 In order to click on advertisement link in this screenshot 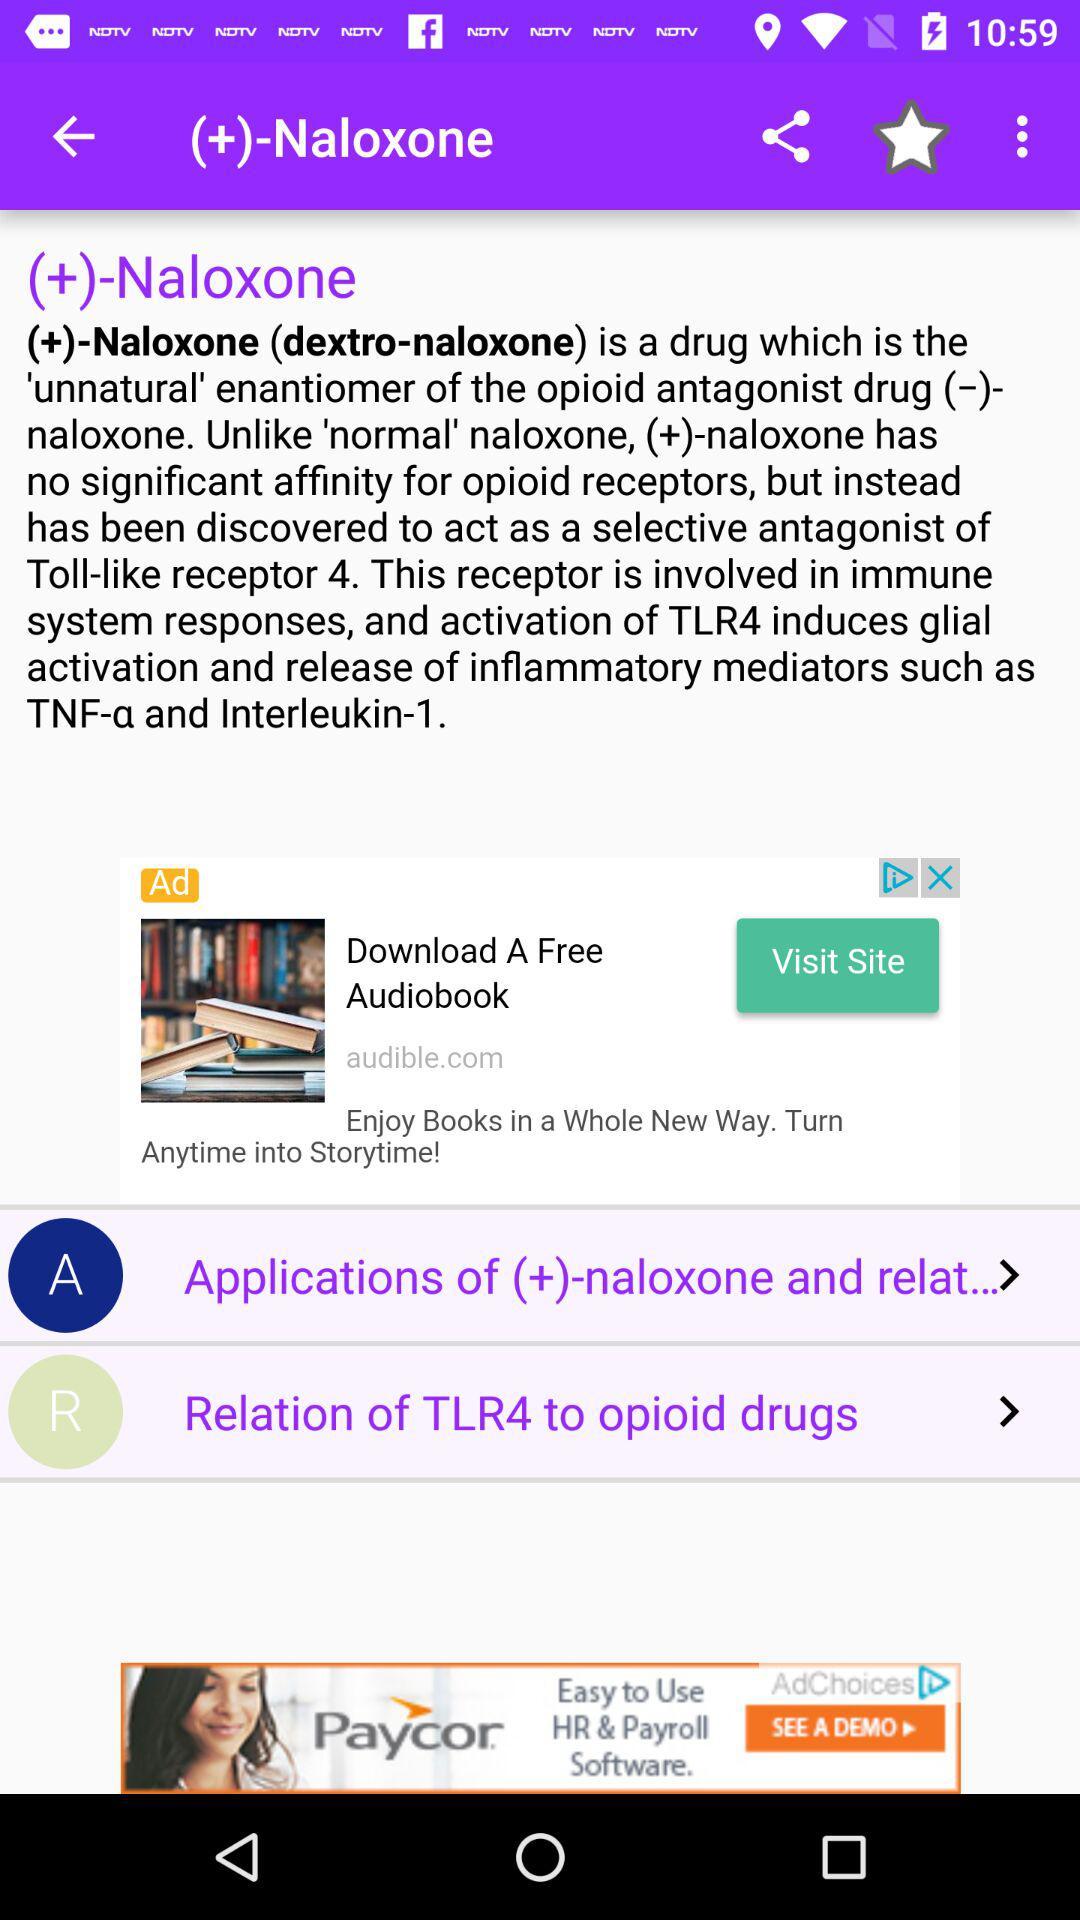, I will do `click(540, 1031)`.